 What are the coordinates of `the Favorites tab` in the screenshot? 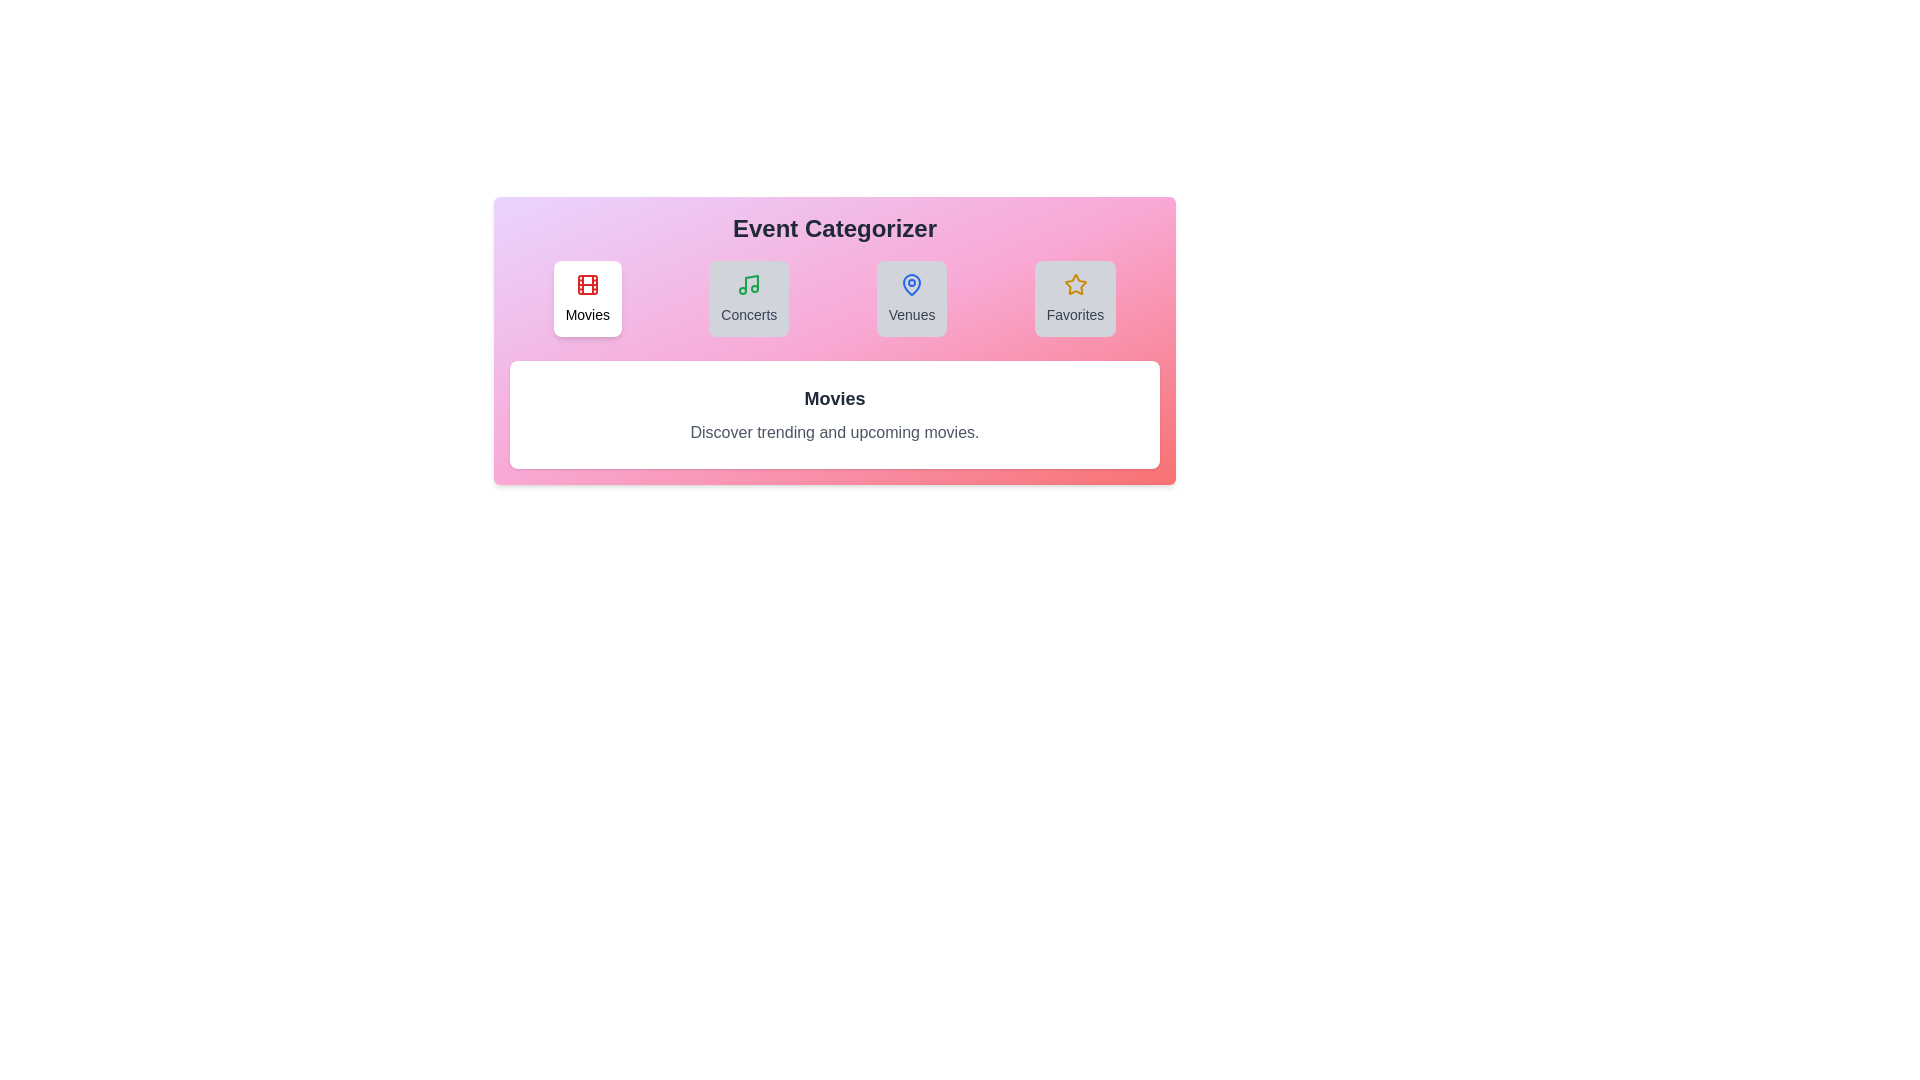 It's located at (1074, 299).